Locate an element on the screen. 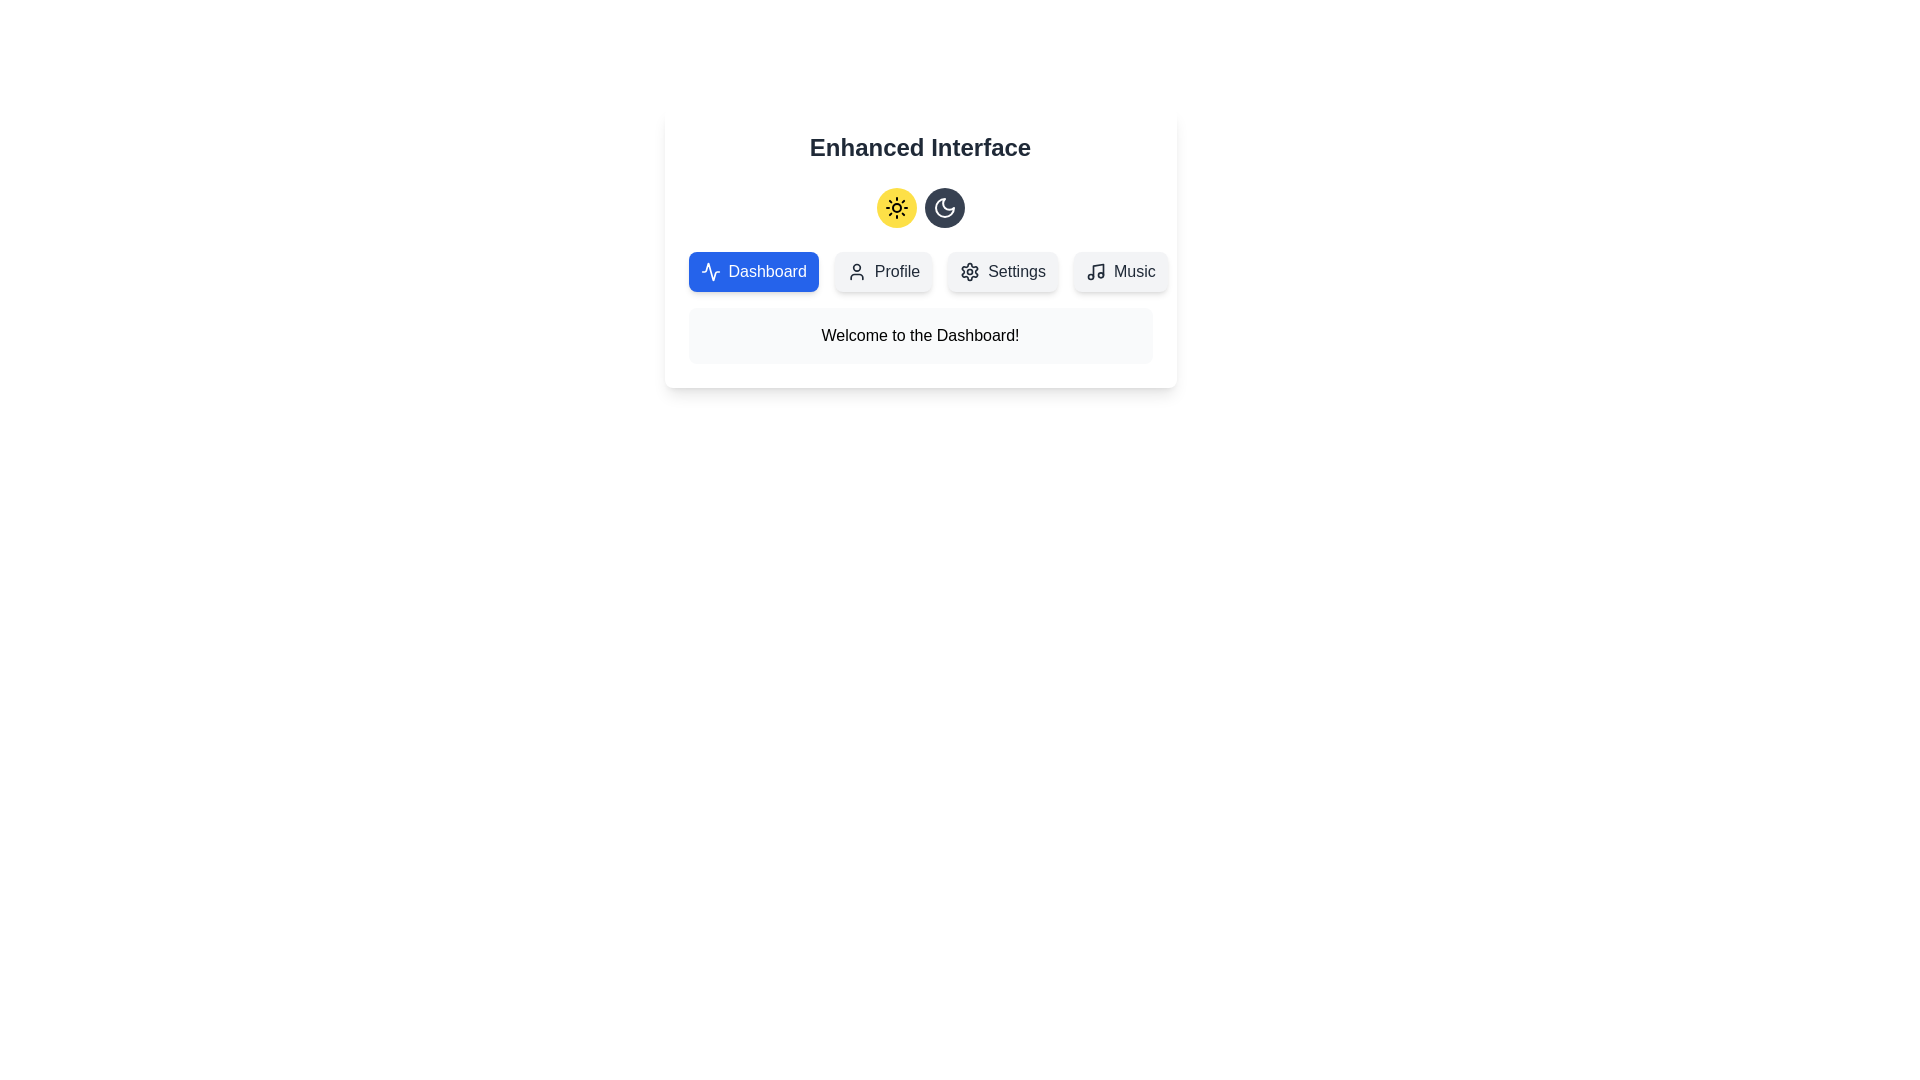  the music note icon located to the left of the 'Music' text in the Music button at the far-right of the button row is located at coordinates (1094, 272).